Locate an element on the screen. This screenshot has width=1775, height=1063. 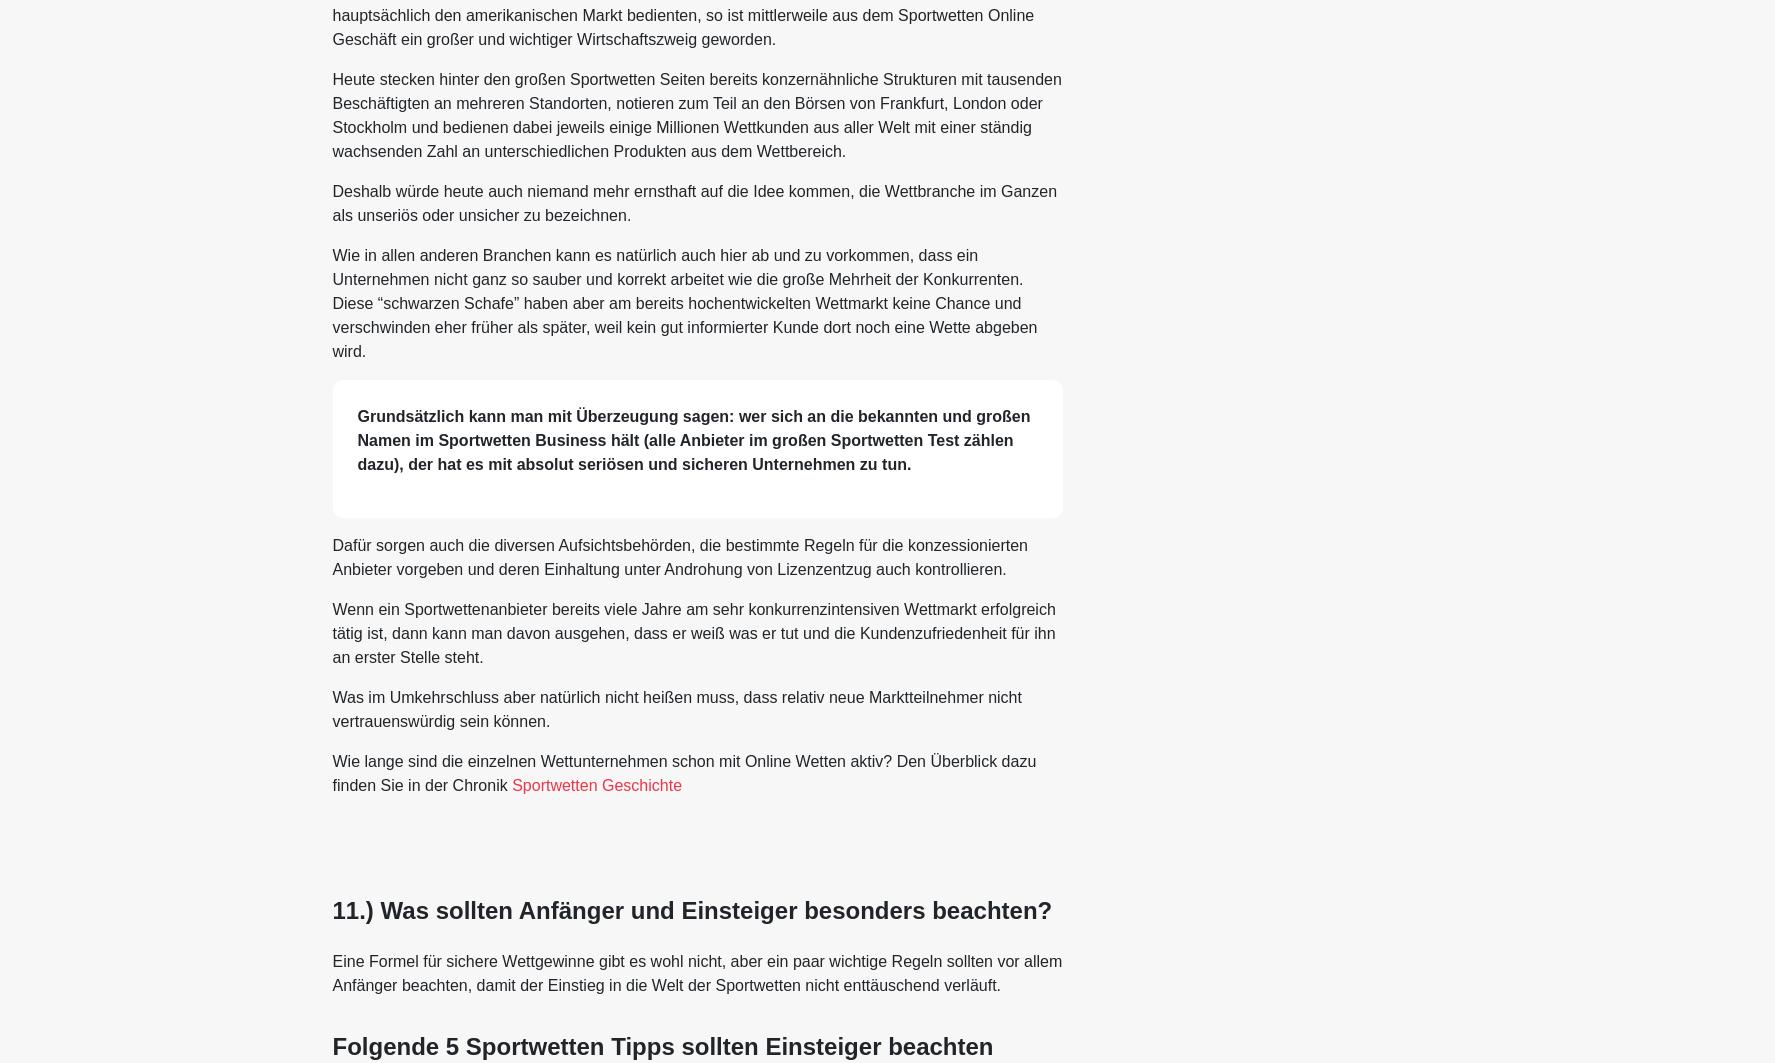
'11.) Was sollten Anfänger und Einsteiger besonders beachten?' is located at coordinates (691, 908).